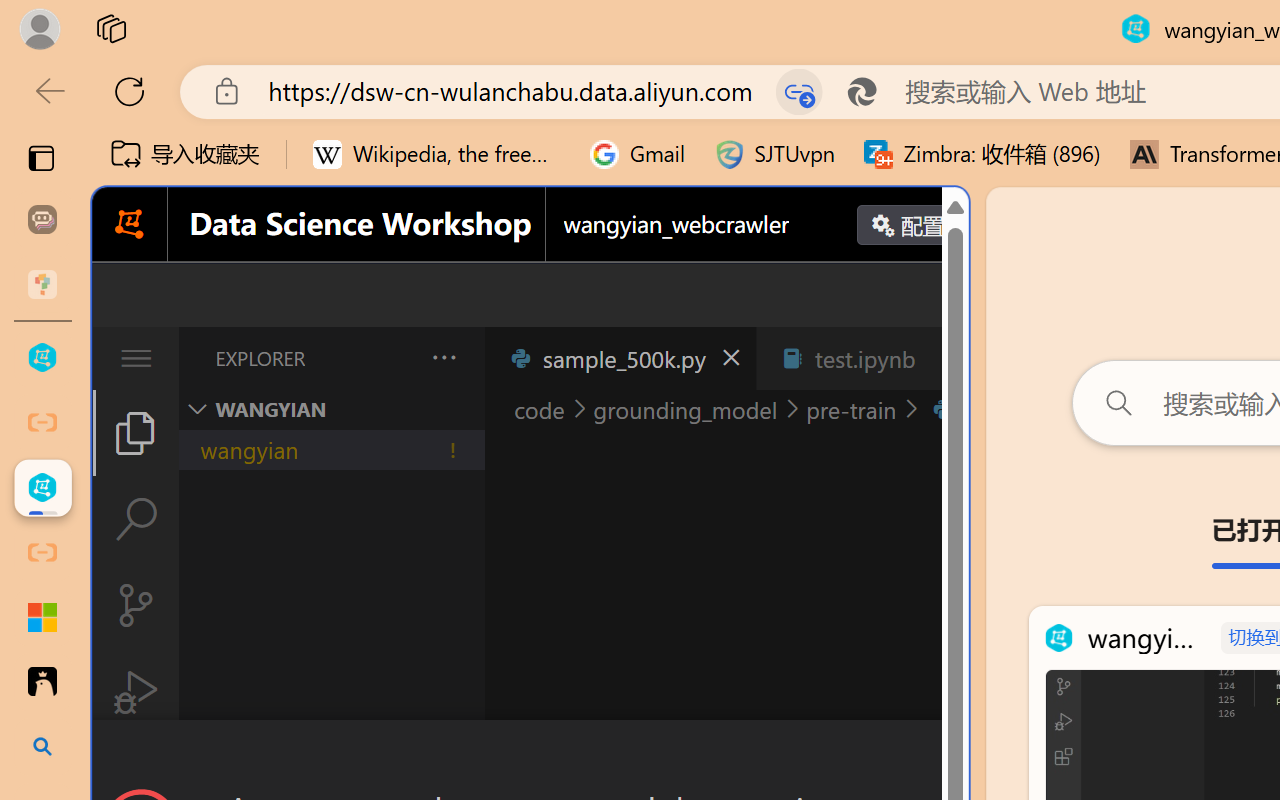 This screenshot has width=1280, height=800. Describe the element at coordinates (42, 488) in the screenshot. I see `'wangyian_webcrawler - DSW'` at that location.